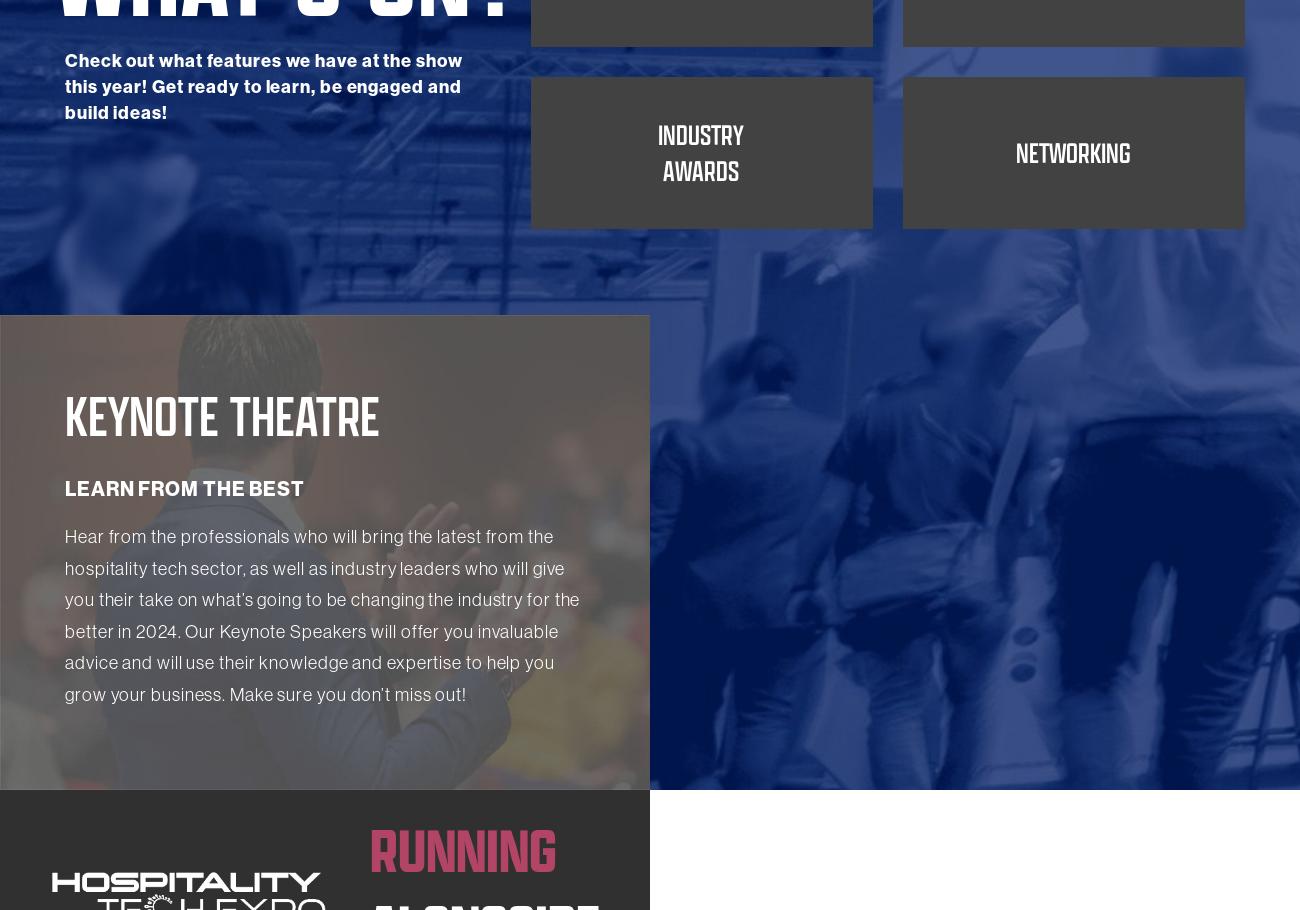  I want to click on 'Awards', so click(699, 301).